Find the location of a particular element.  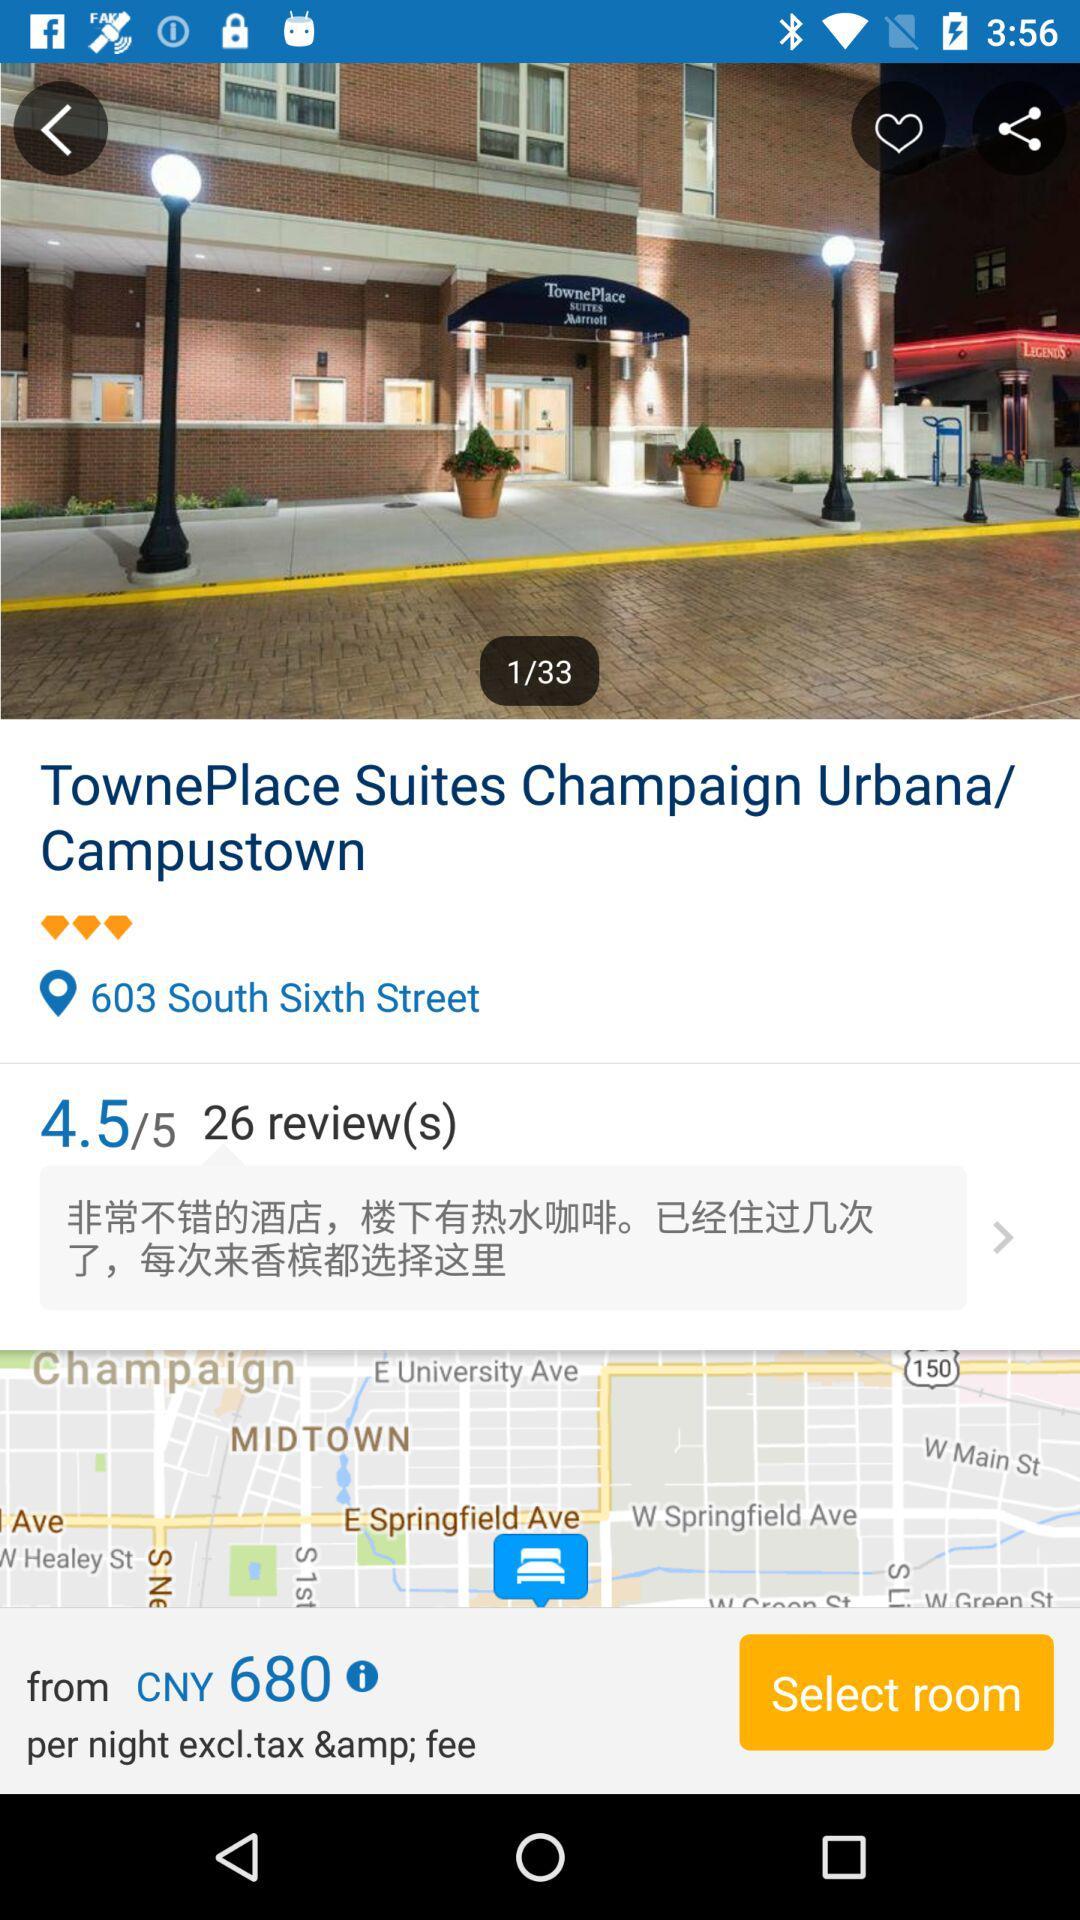

the share icon is located at coordinates (1019, 127).